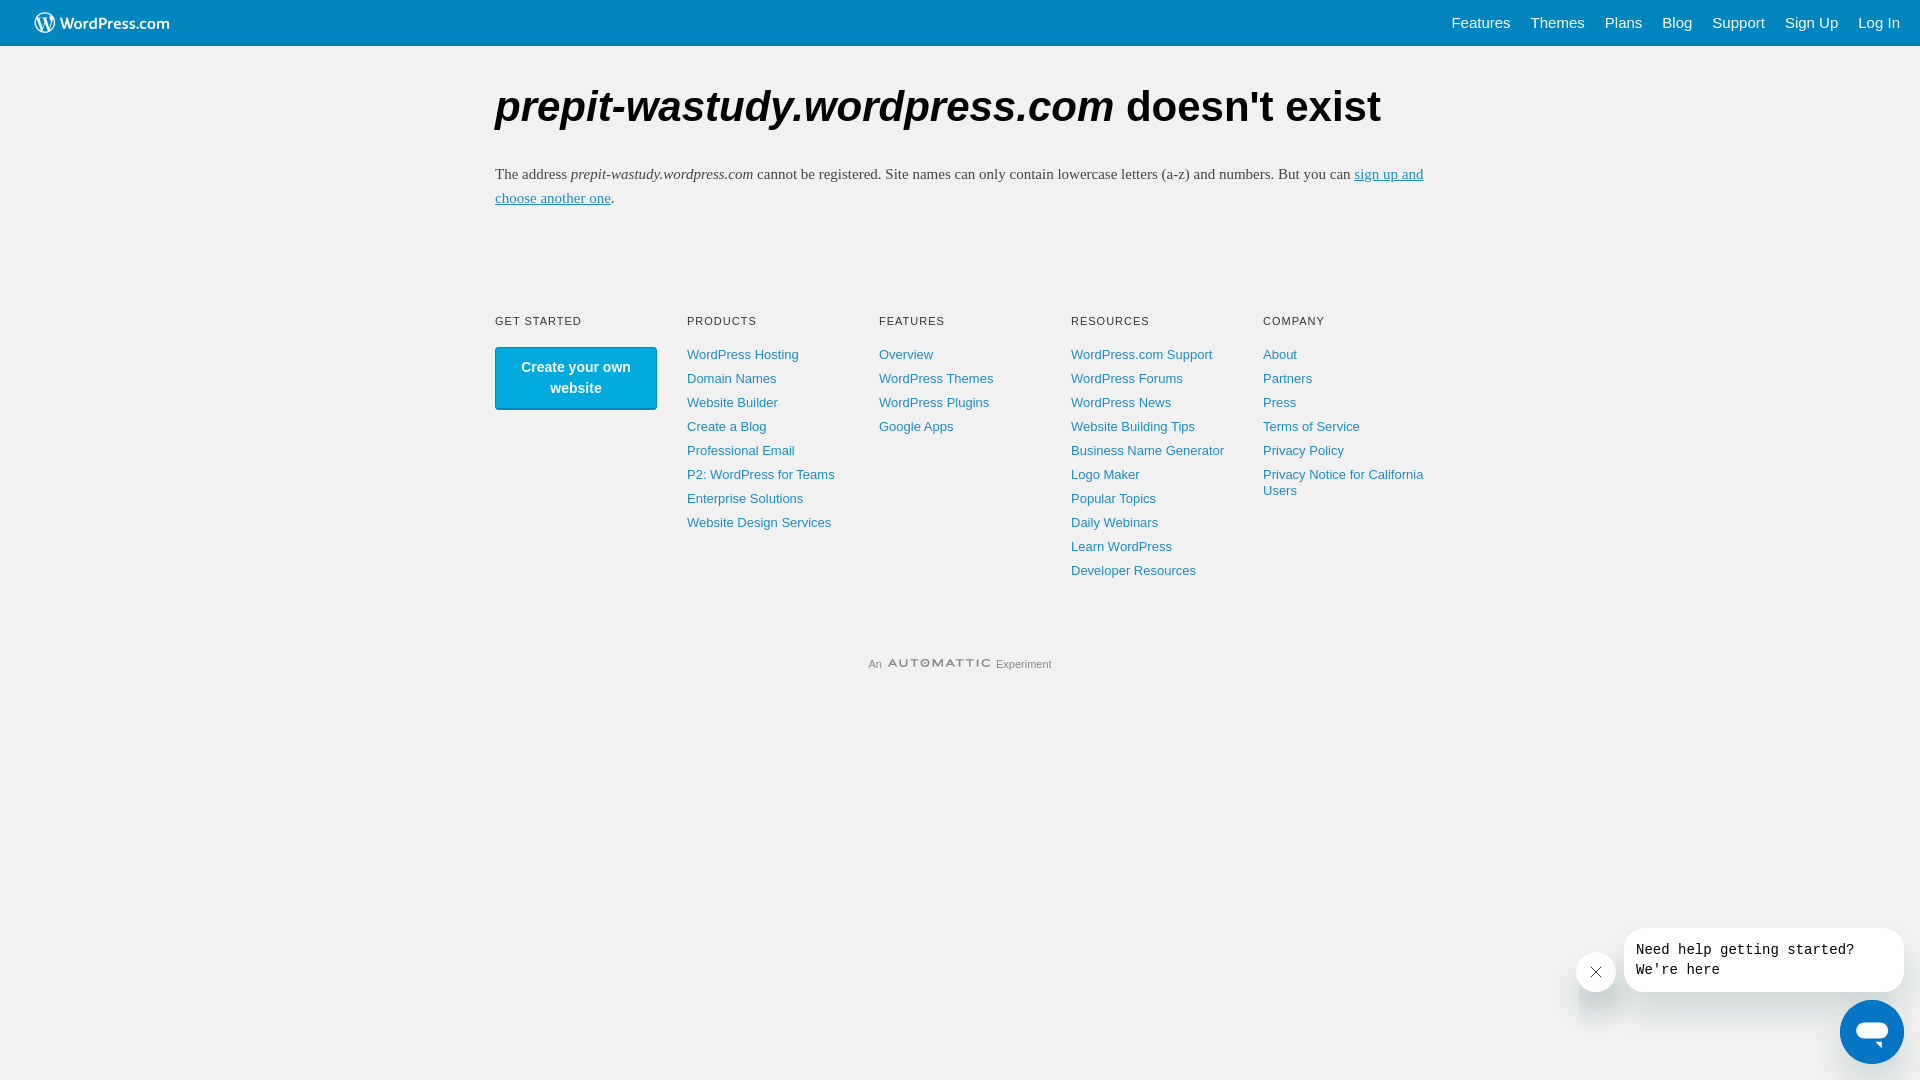 This screenshot has height=1080, width=1920. I want to click on 'Press', so click(1278, 402).